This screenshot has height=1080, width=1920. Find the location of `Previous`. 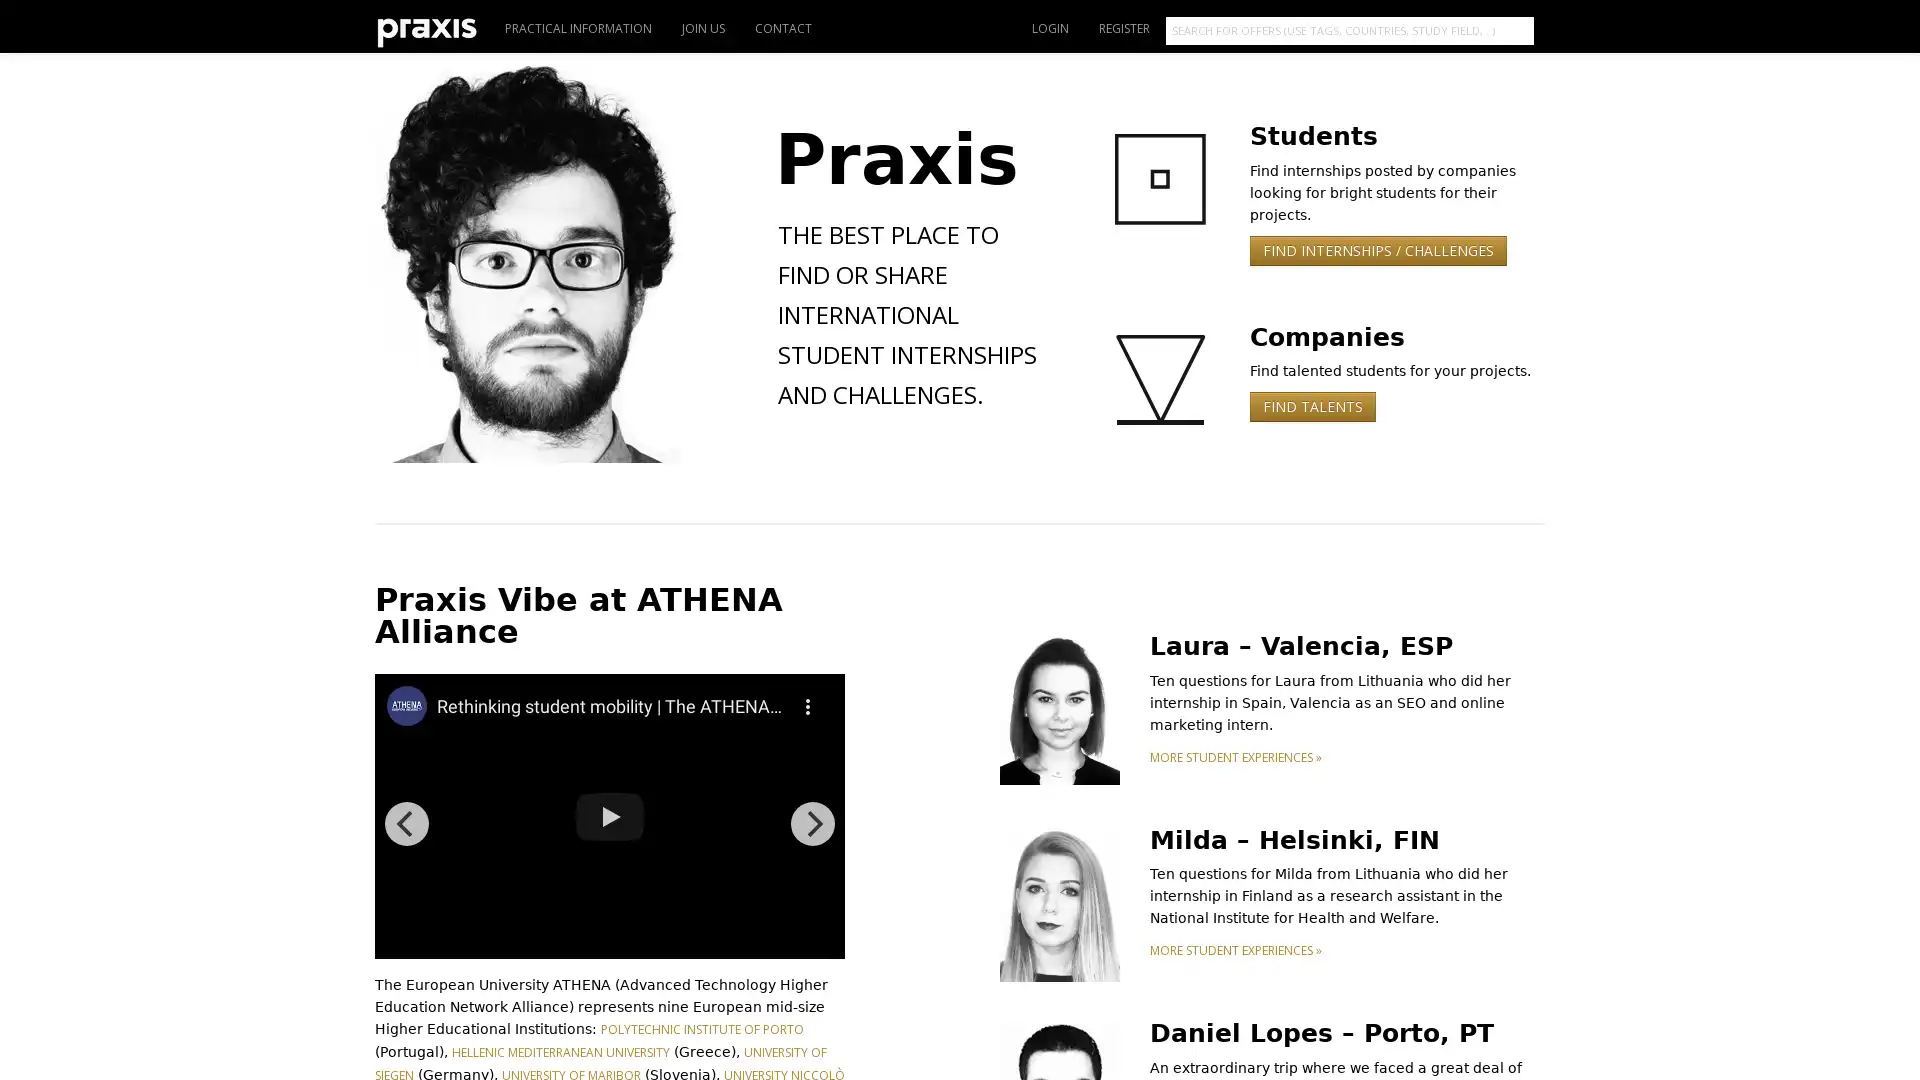

Previous is located at coordinates (406, 824).